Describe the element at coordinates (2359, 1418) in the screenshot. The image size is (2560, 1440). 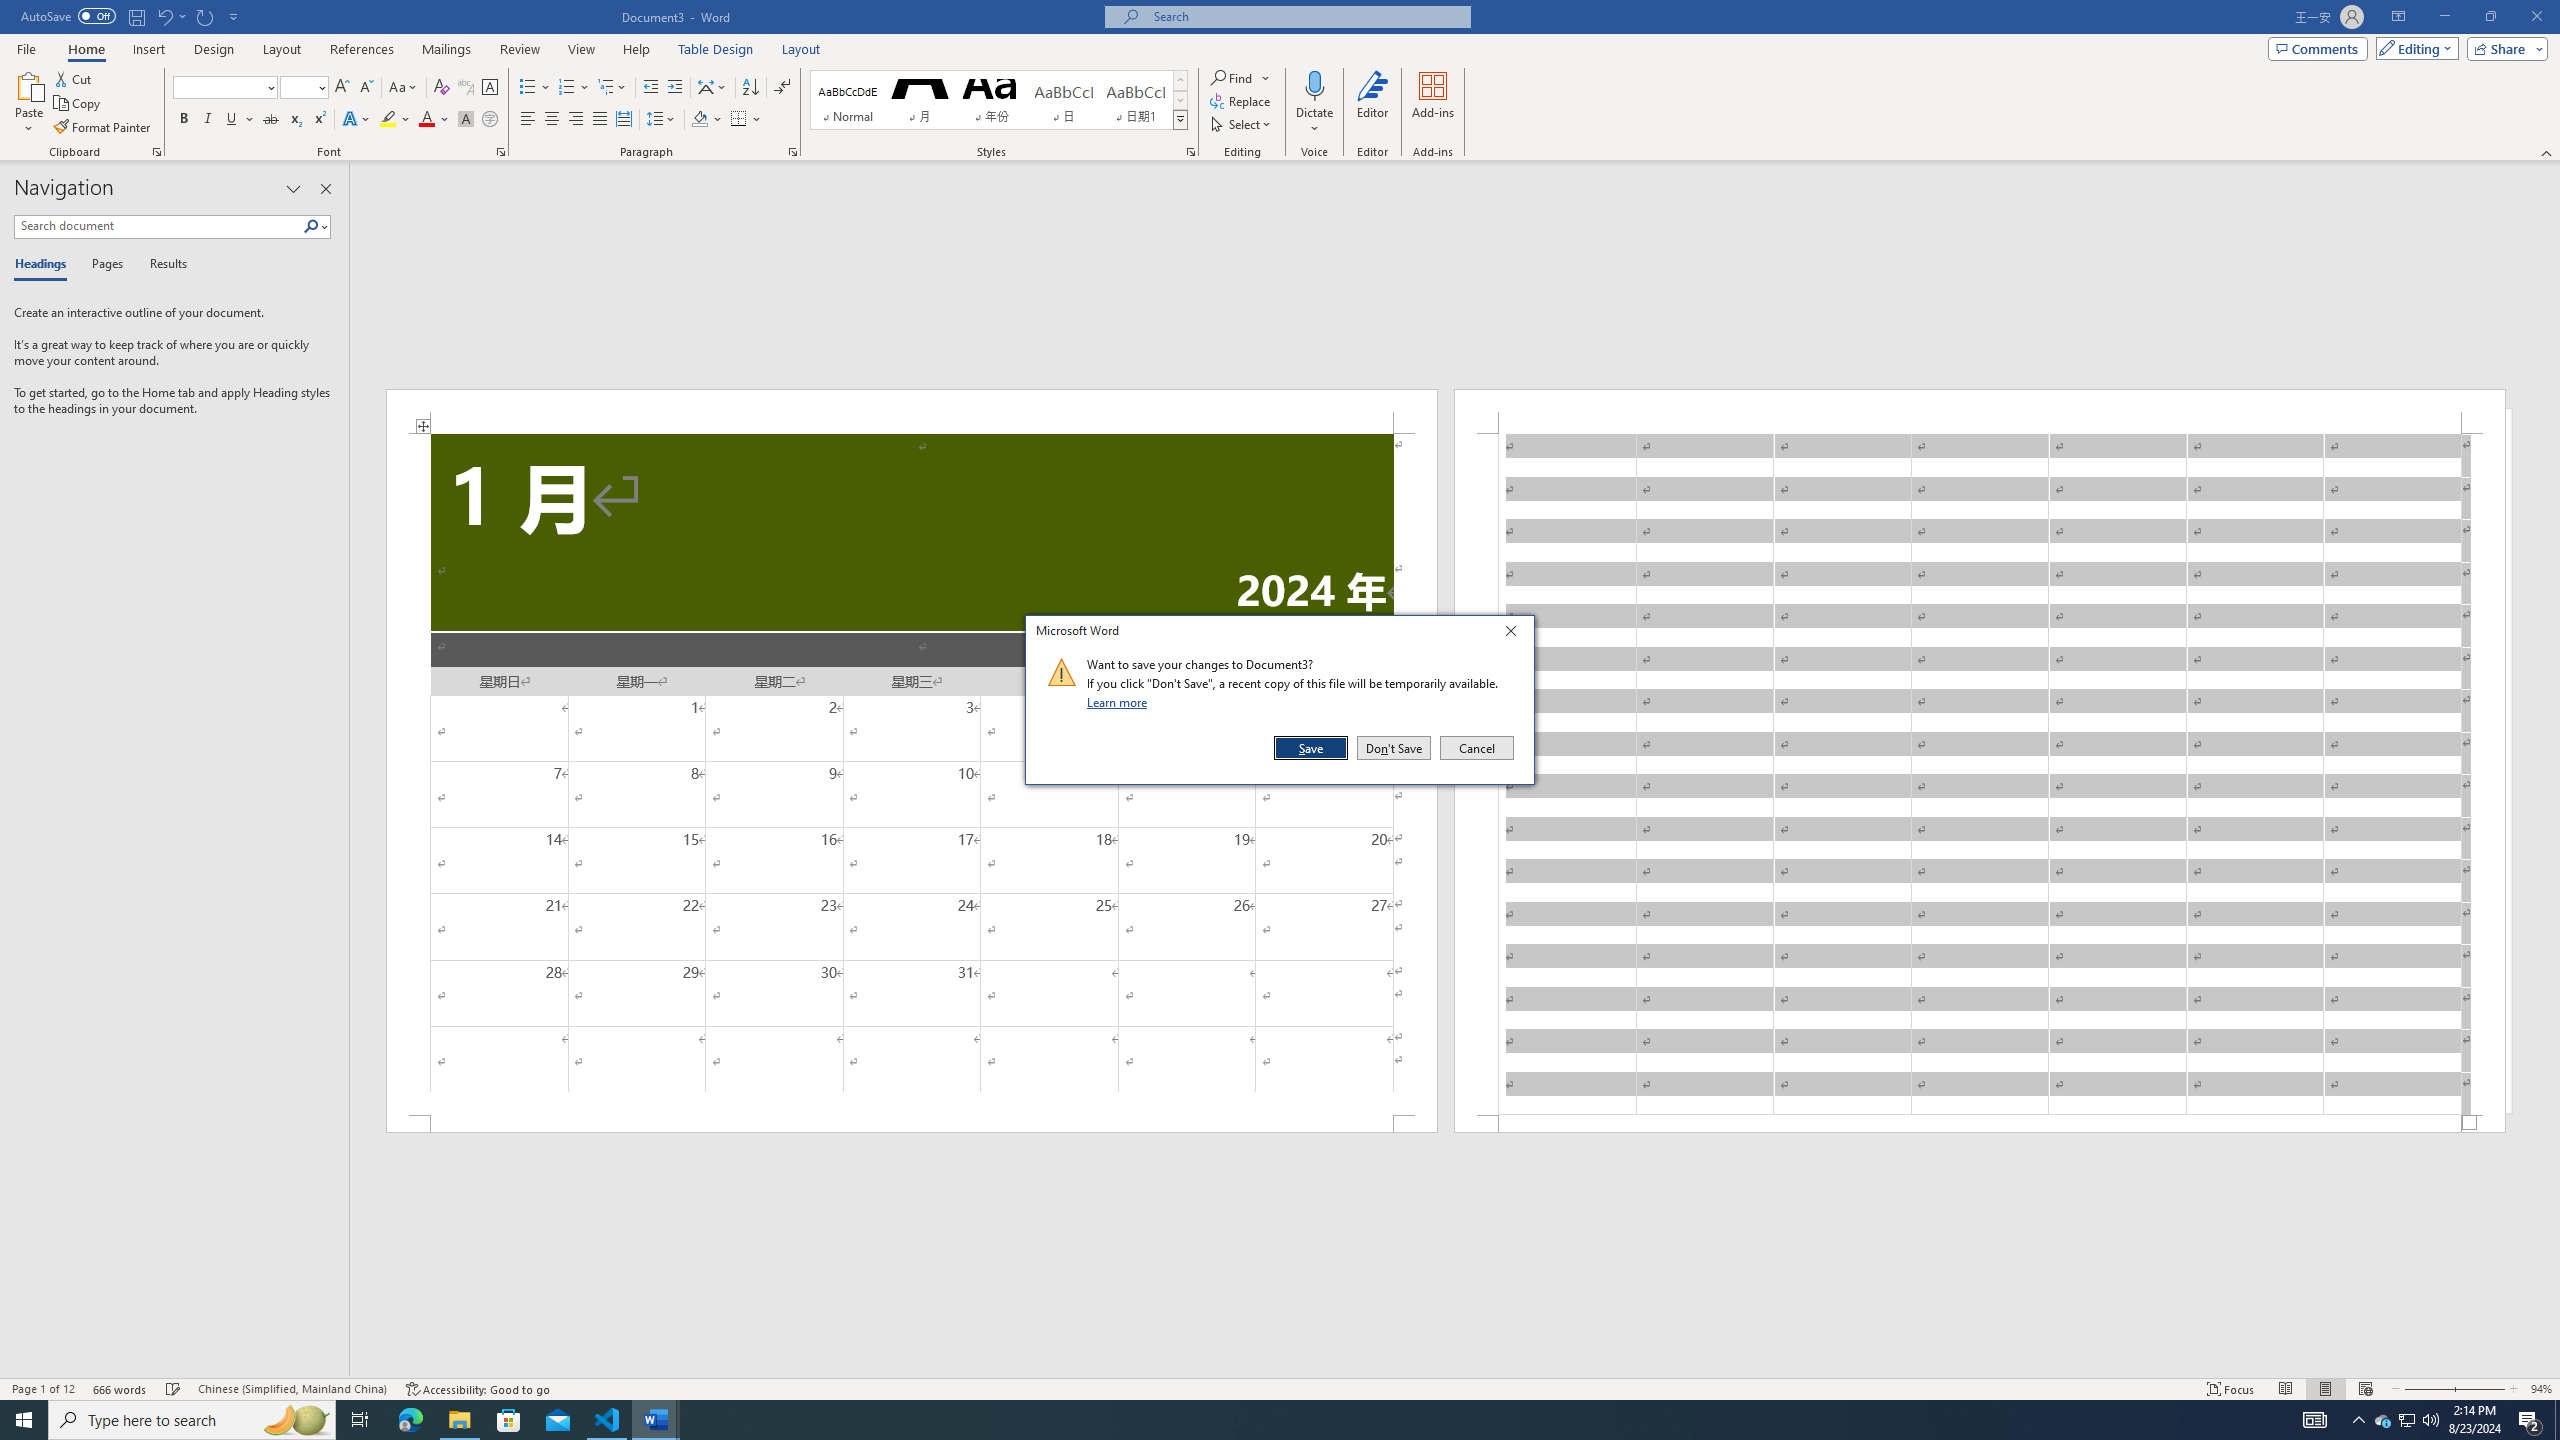
I see `'Notification Chevron'` at that location.